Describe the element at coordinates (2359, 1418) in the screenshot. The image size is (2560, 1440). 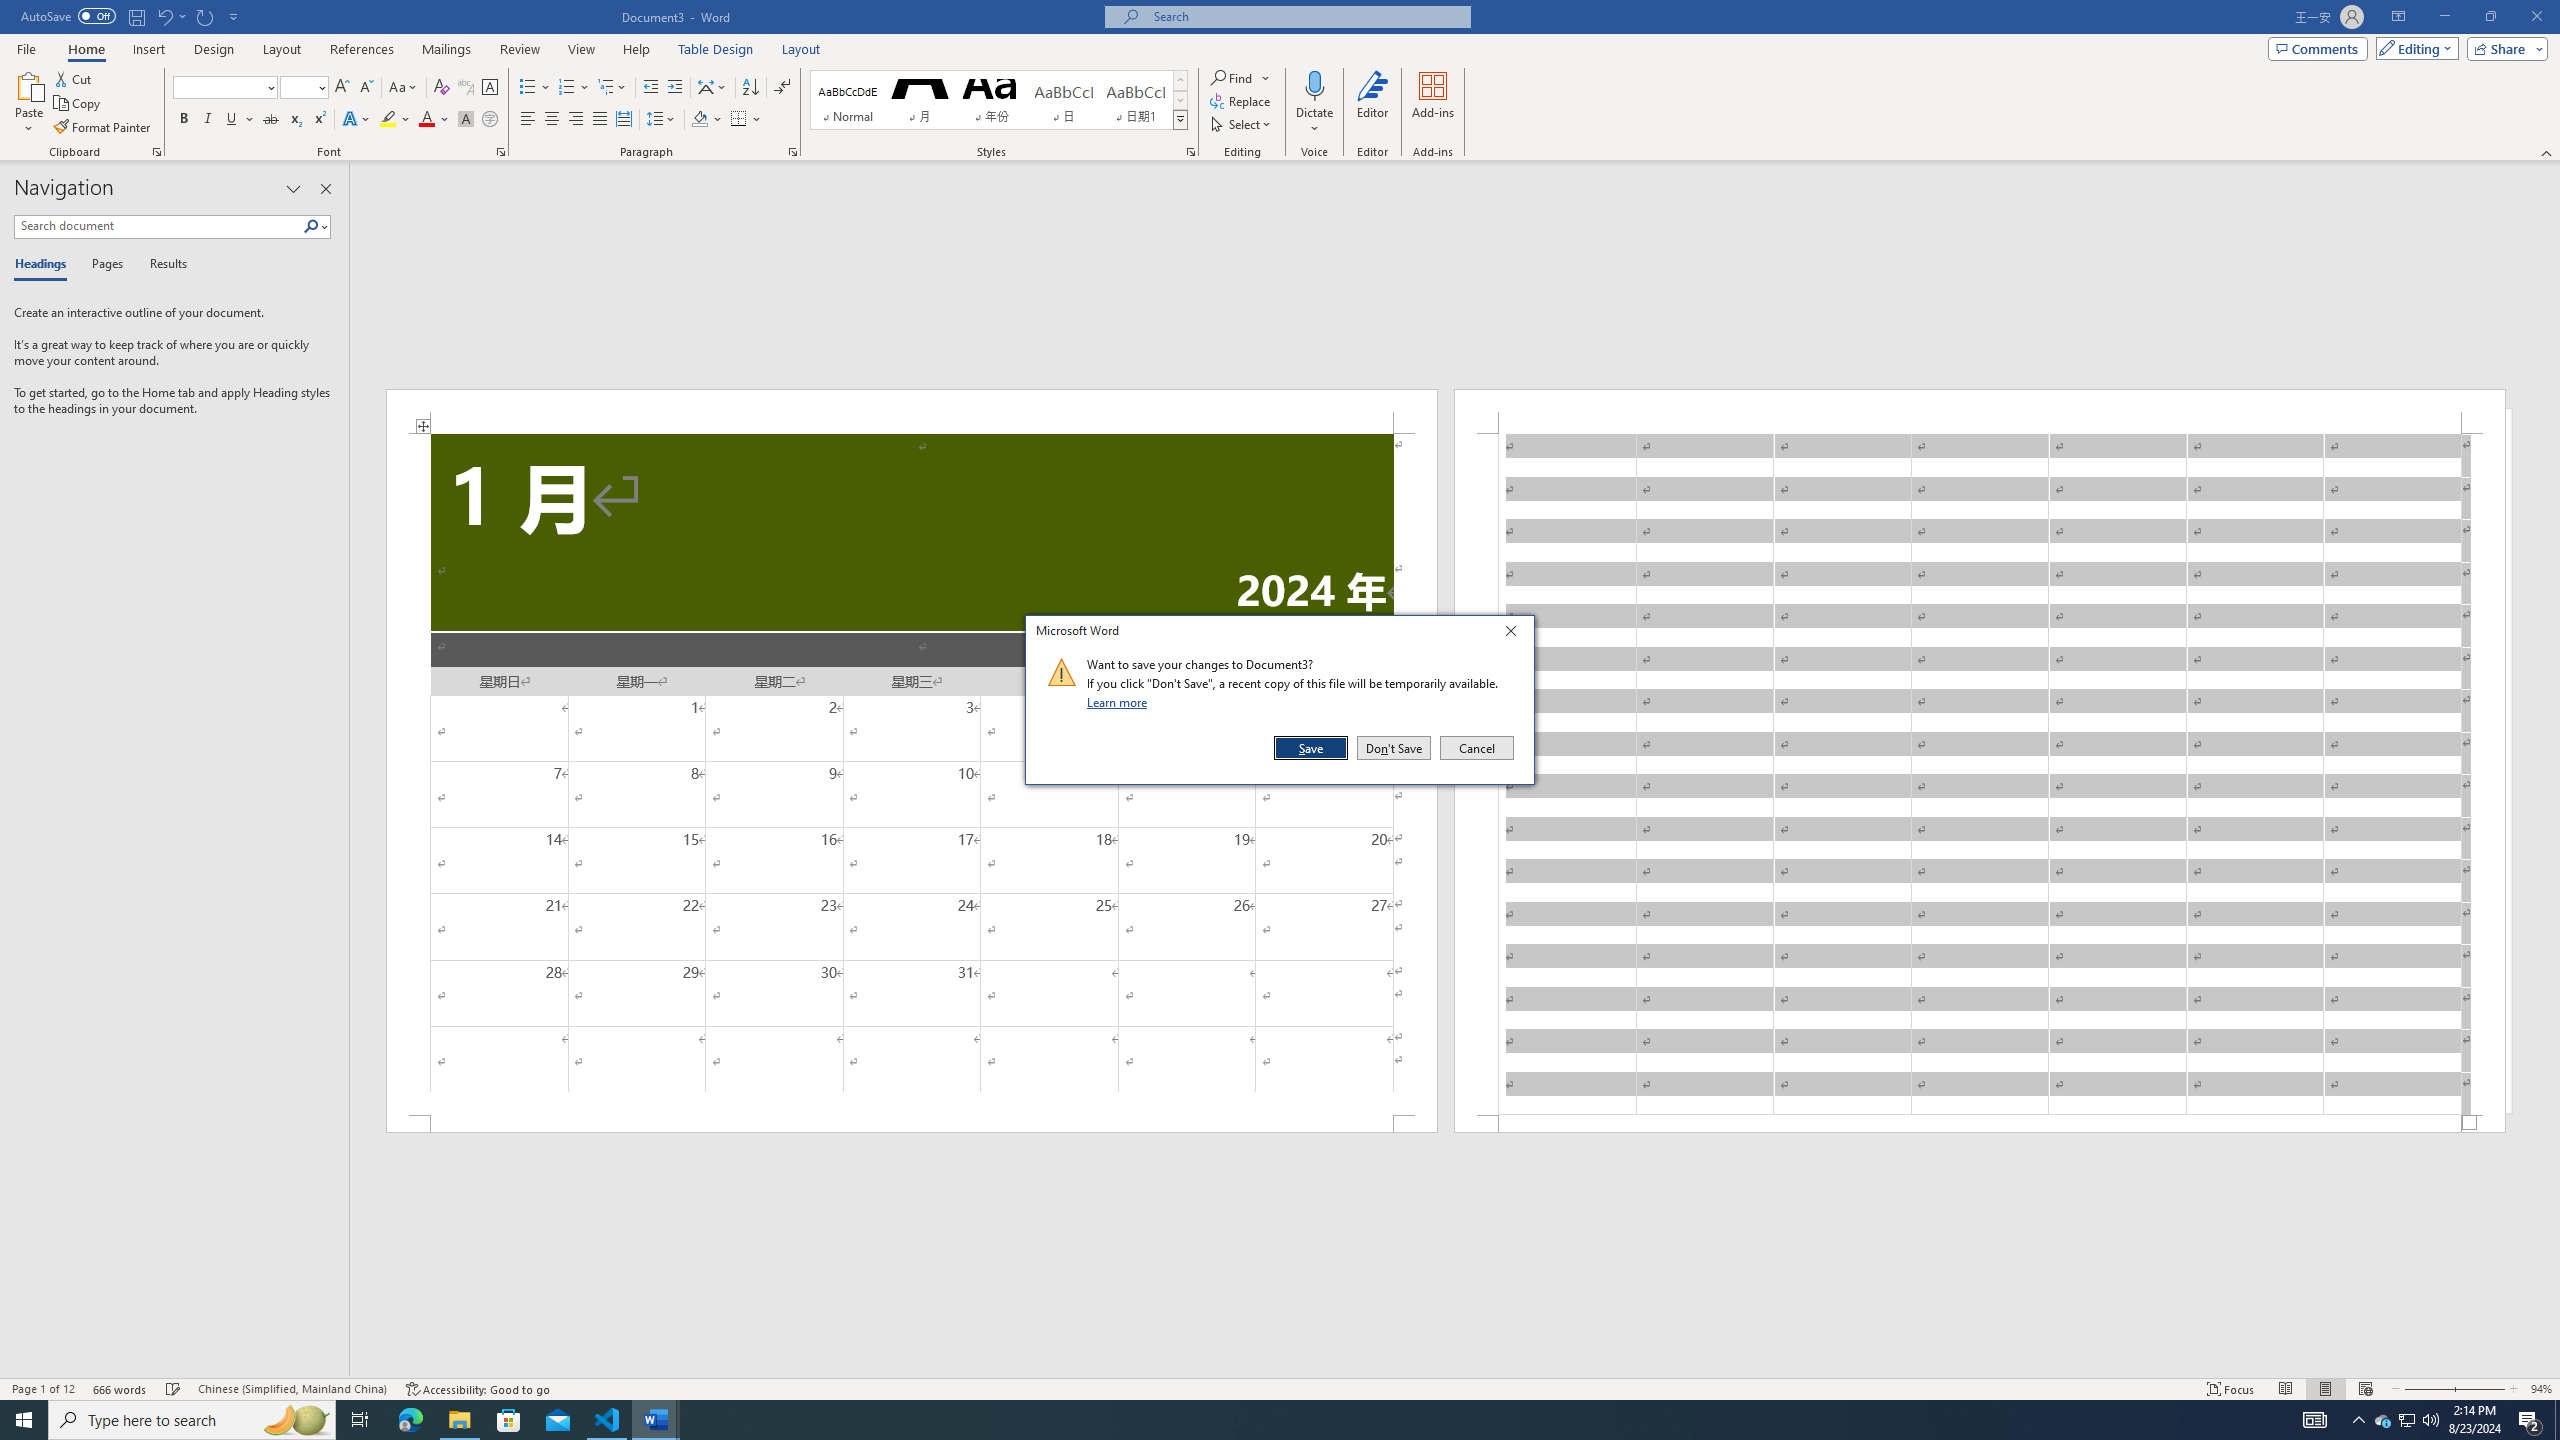
I see `'Notification Chevron'` at that location.